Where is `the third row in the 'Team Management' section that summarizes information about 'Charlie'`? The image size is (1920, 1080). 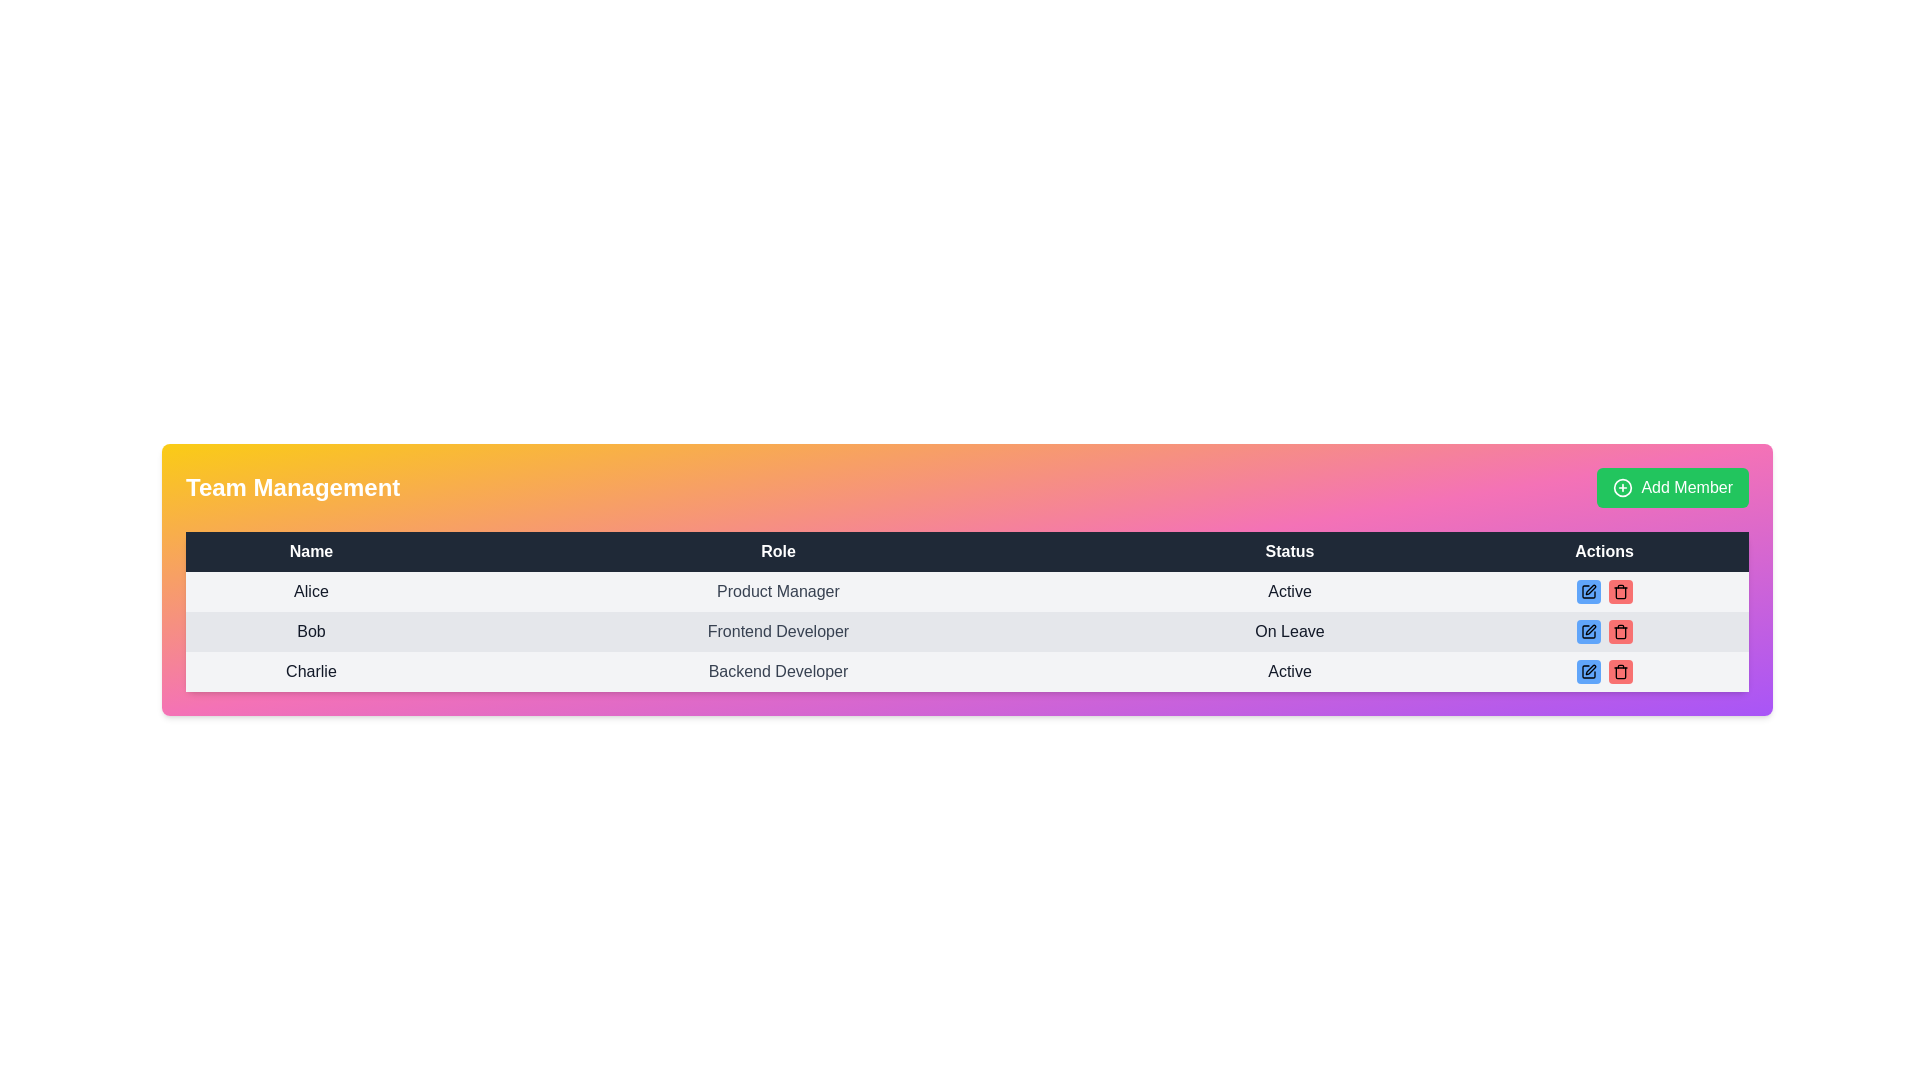
the third row in the 'Team Management' section that summarizes information about 'Charlie' is located at coordinates (967, 671).